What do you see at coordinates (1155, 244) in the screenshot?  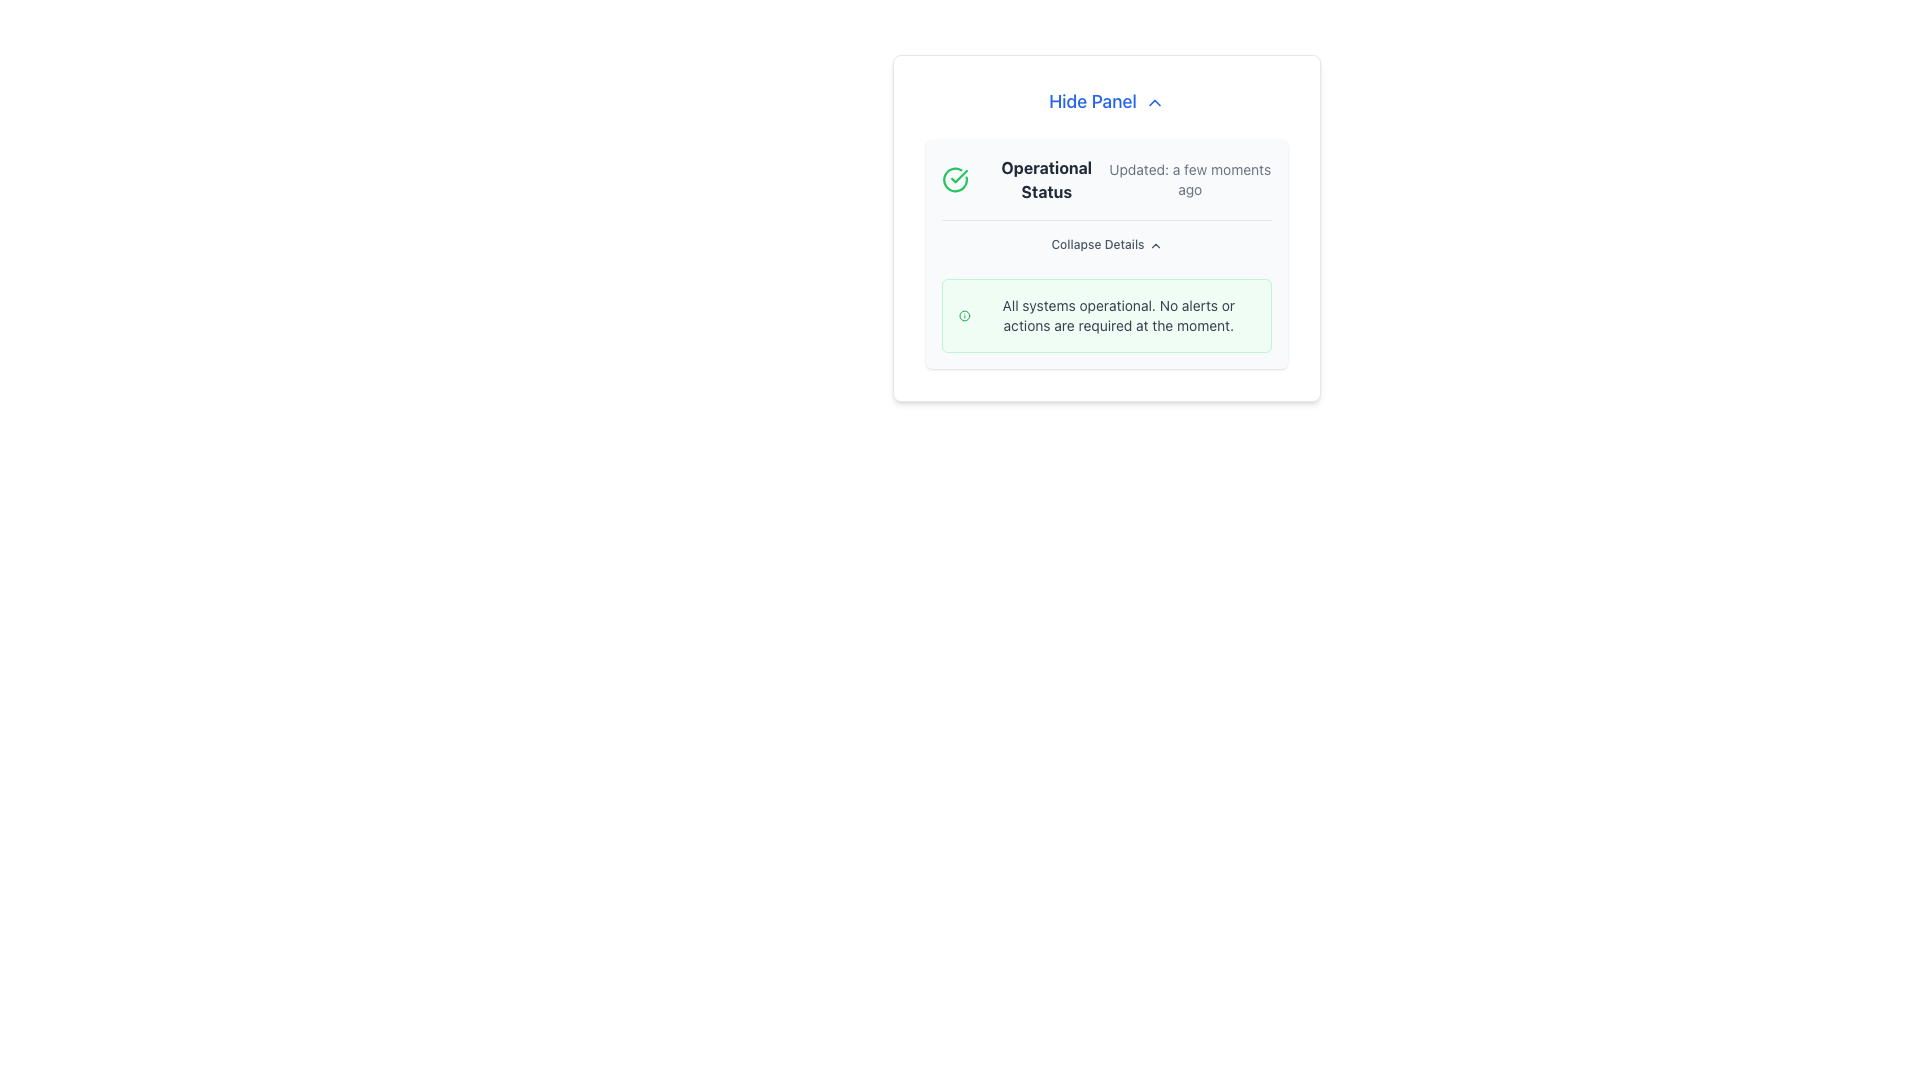 I see `the interactive icon to the right of the 'Collapse Details' text` at bounding box center [1155, 244].